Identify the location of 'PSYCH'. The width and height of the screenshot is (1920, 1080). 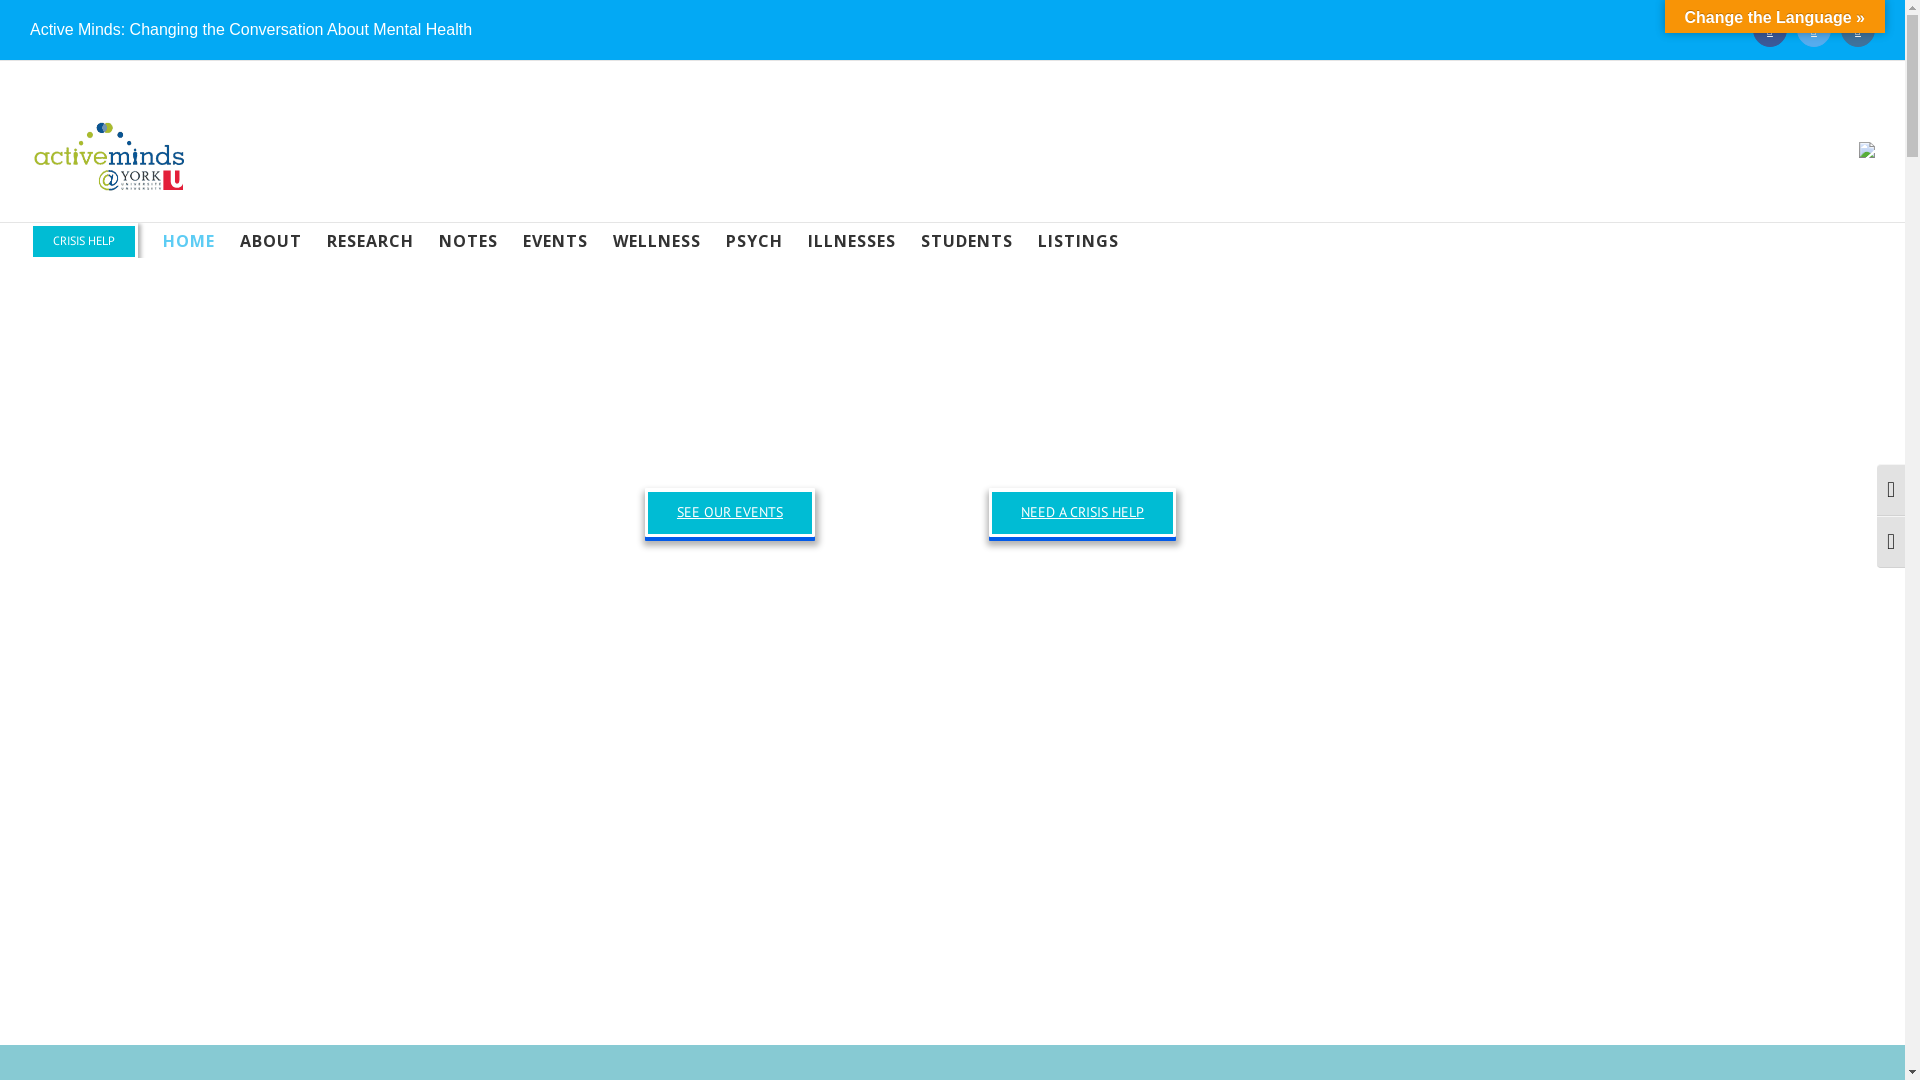
(753, 239).